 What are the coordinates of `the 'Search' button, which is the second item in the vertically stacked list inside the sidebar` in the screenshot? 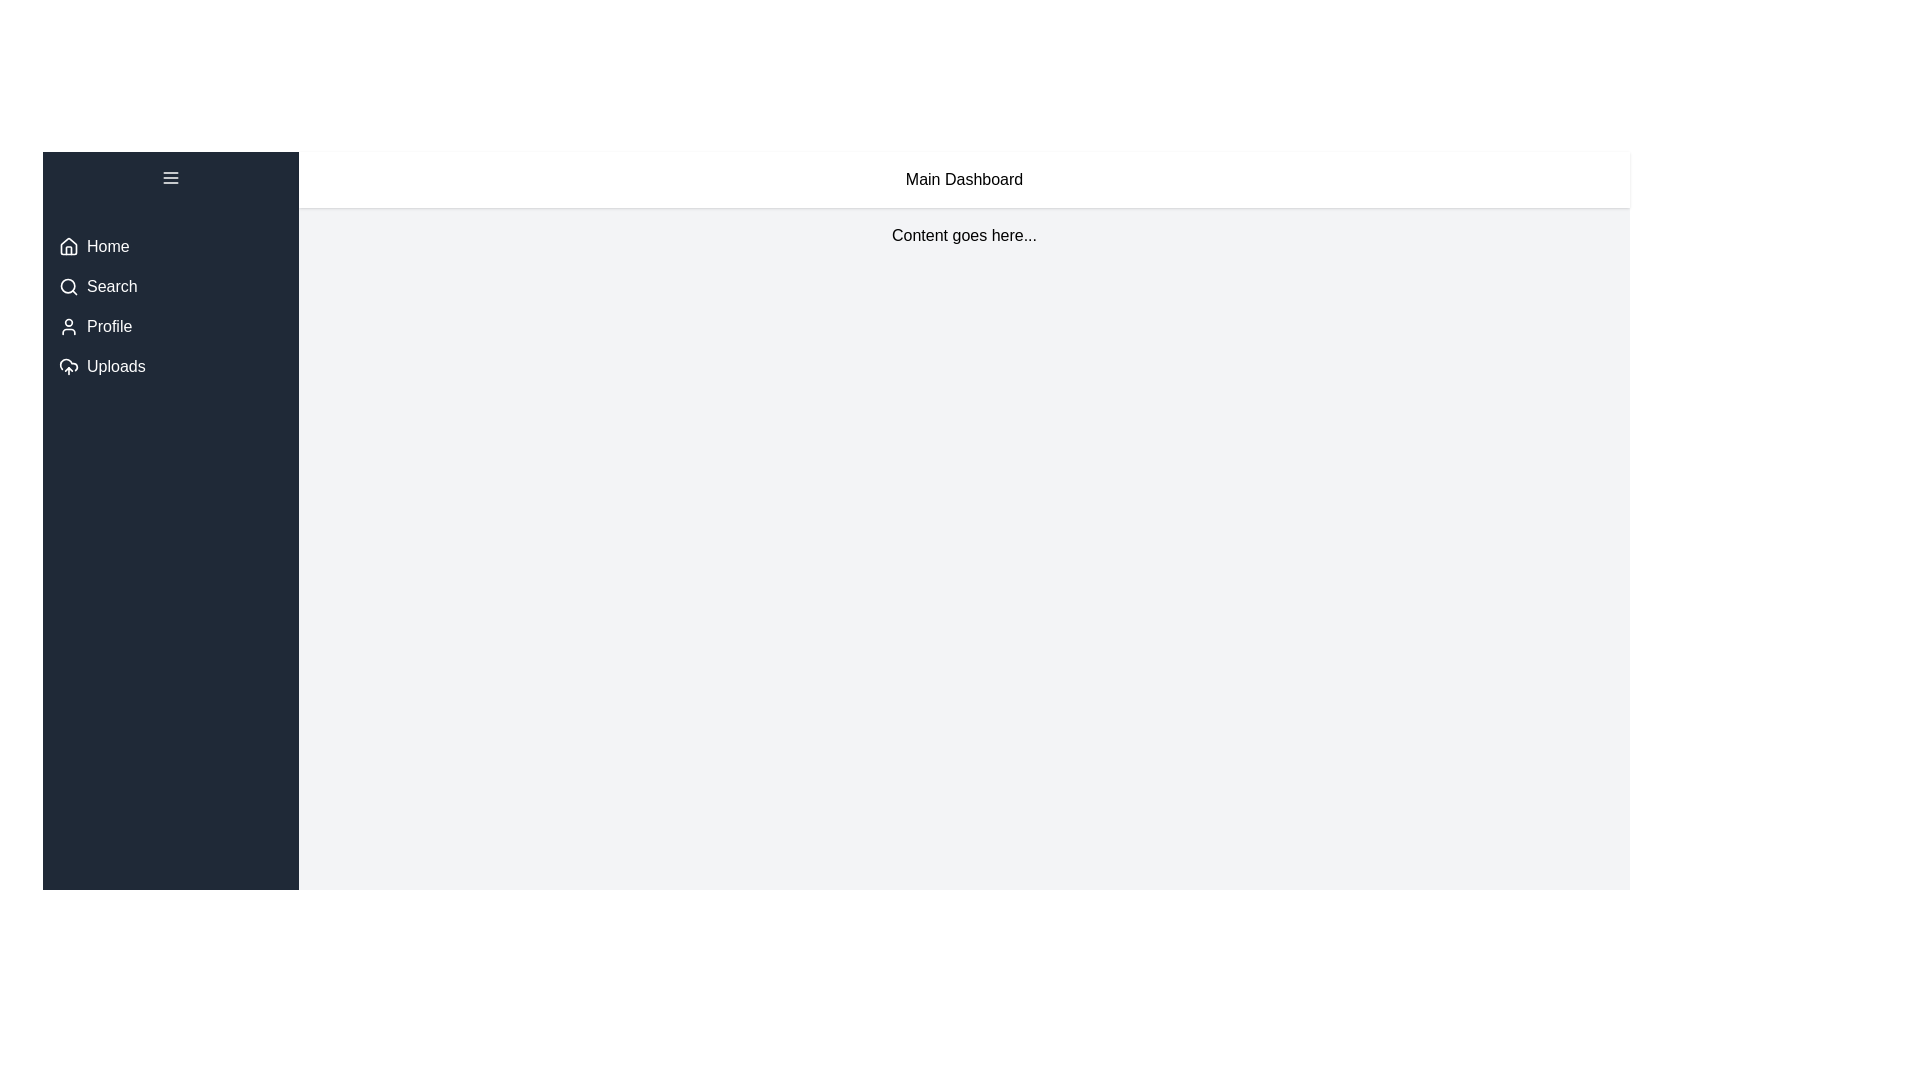 It's located at (171, 307).